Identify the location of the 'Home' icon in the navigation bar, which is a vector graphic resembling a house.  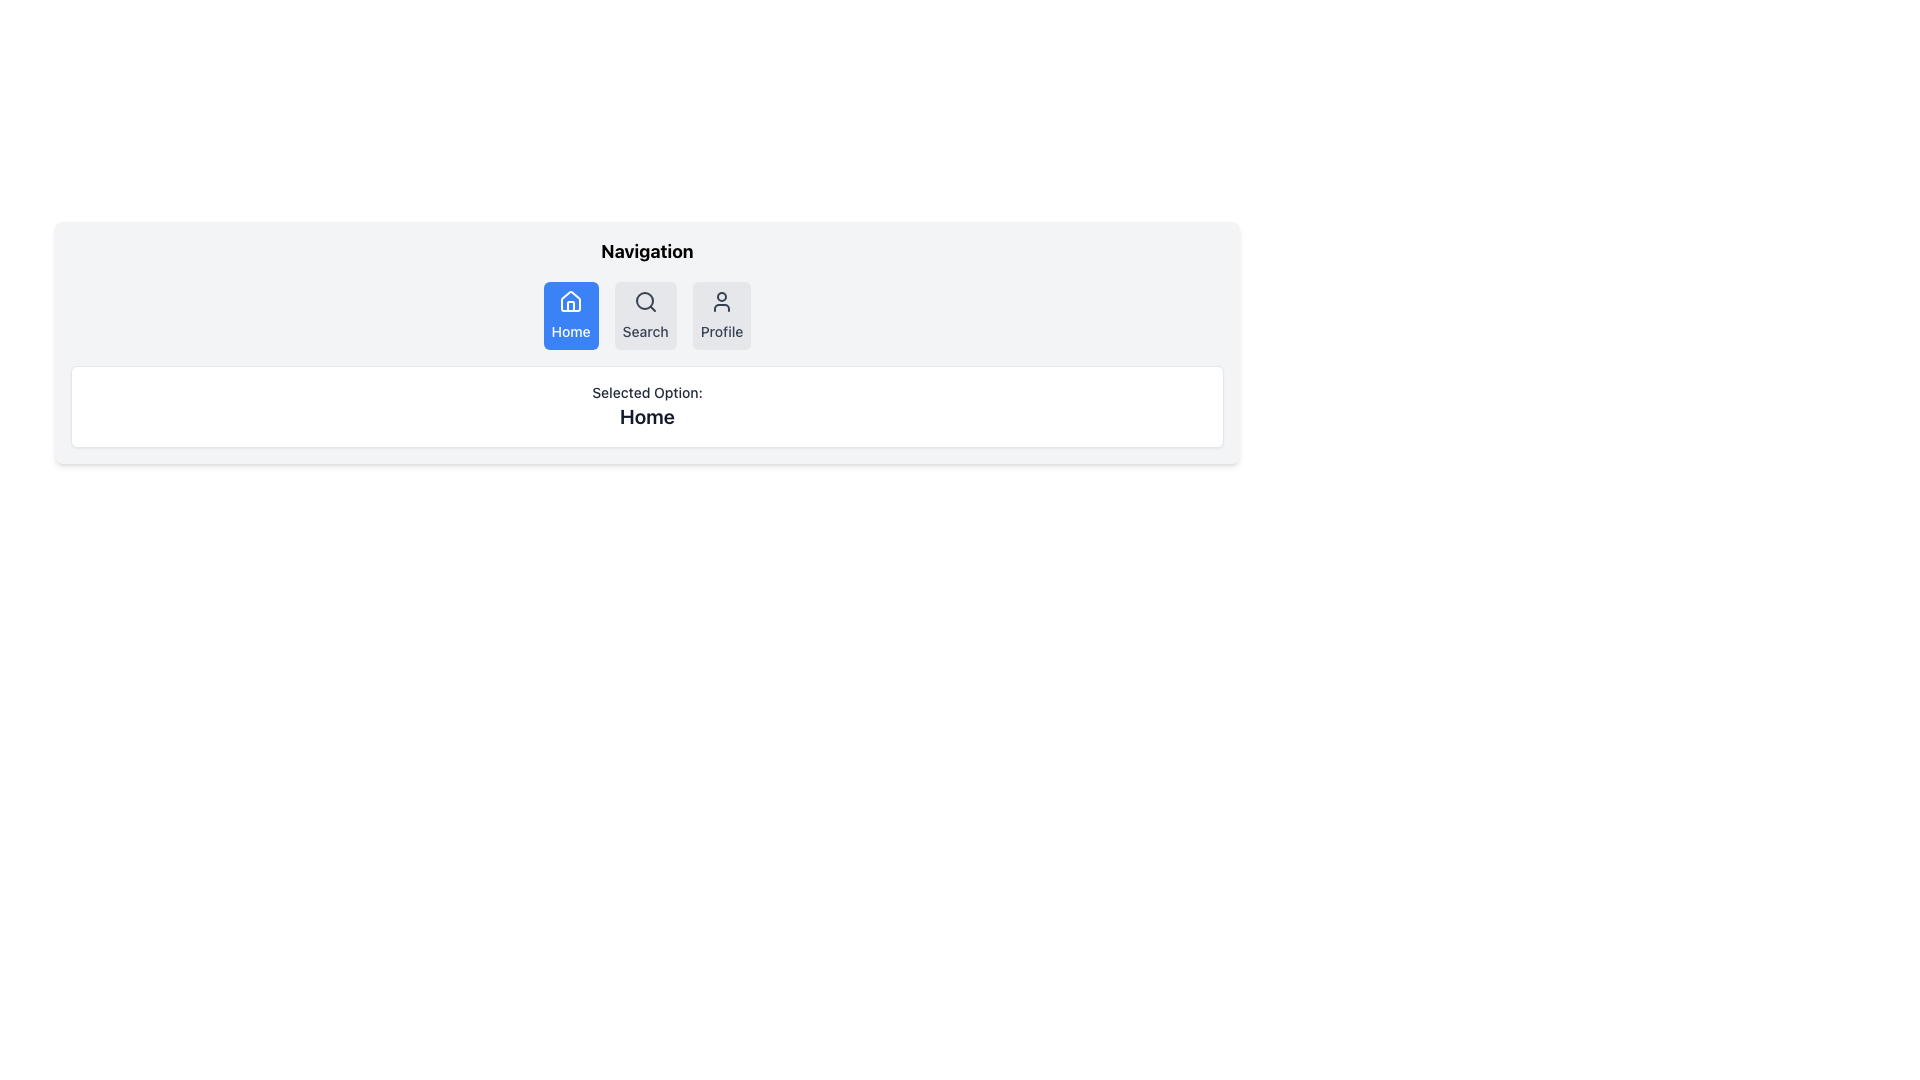
(570, 301).